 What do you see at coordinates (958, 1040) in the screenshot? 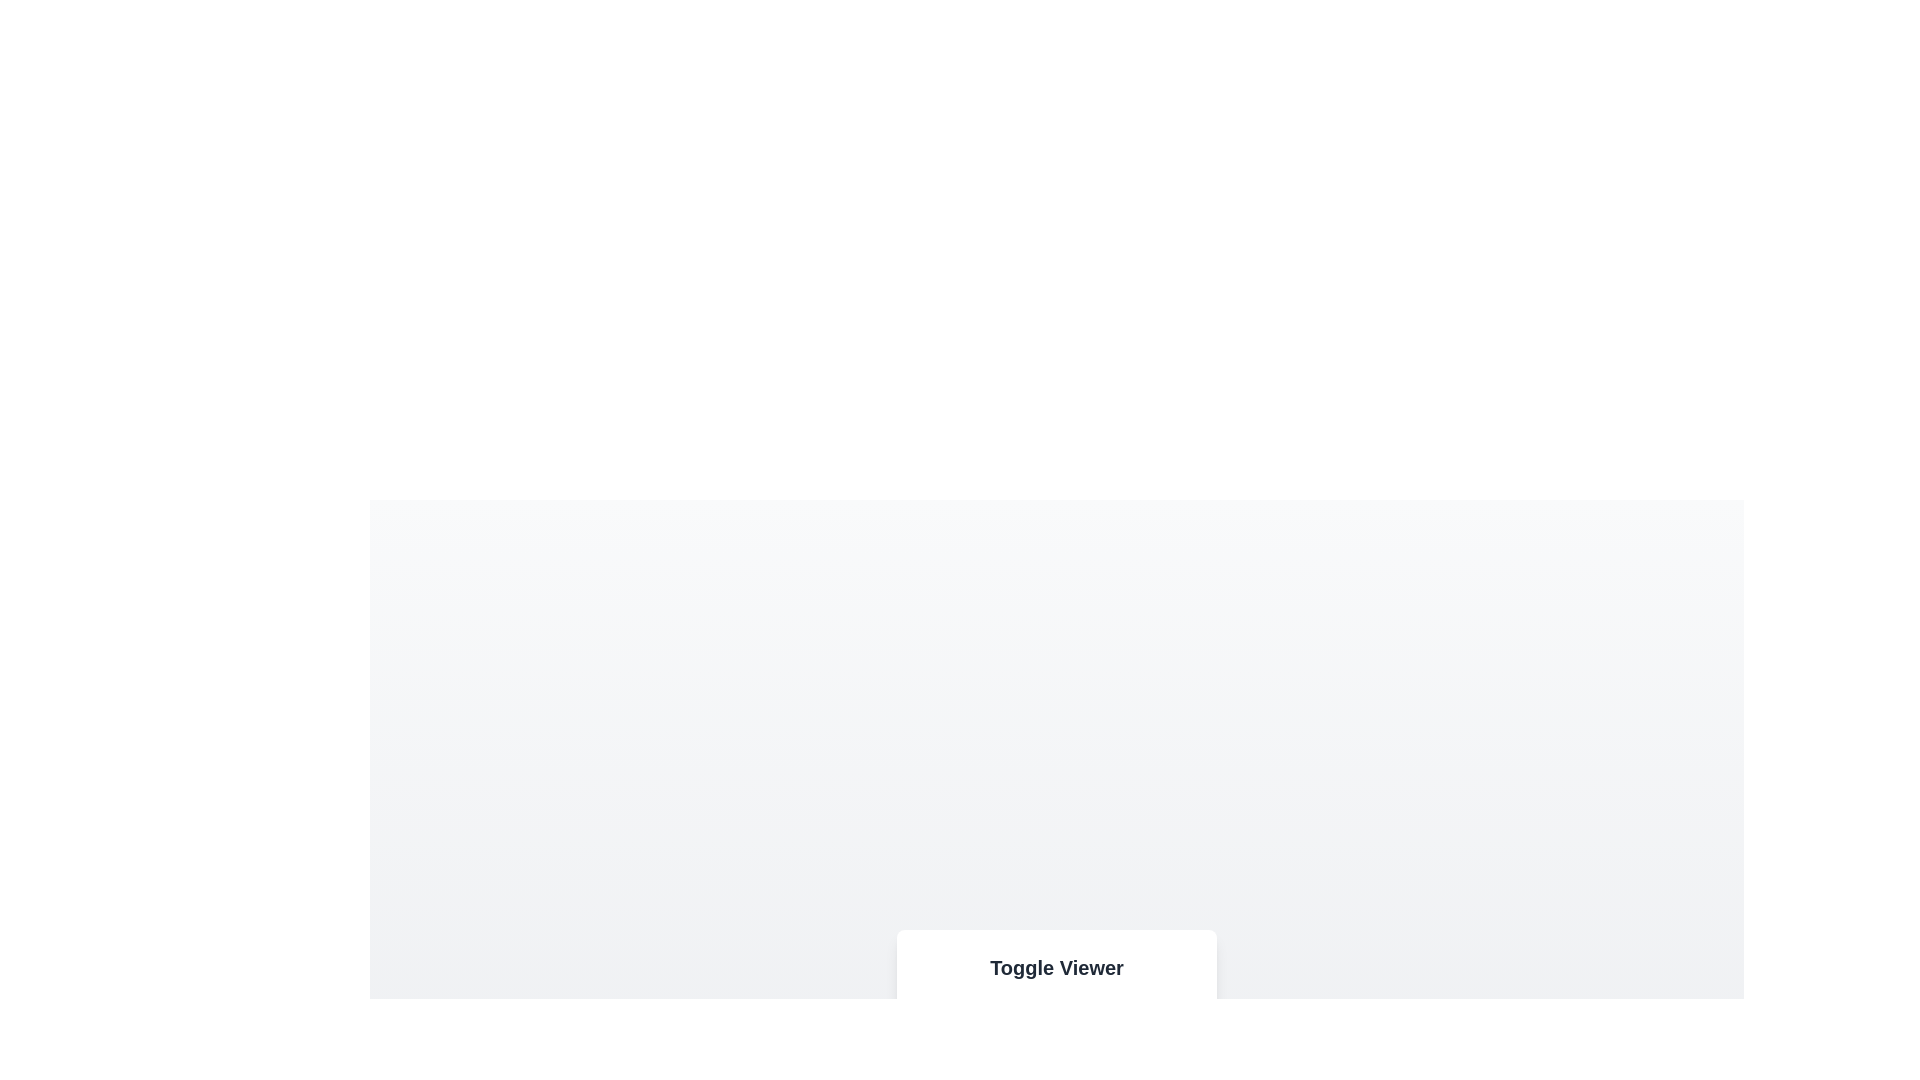
I see `the option Image from the toggle button` at bounding box center [958, 1040].